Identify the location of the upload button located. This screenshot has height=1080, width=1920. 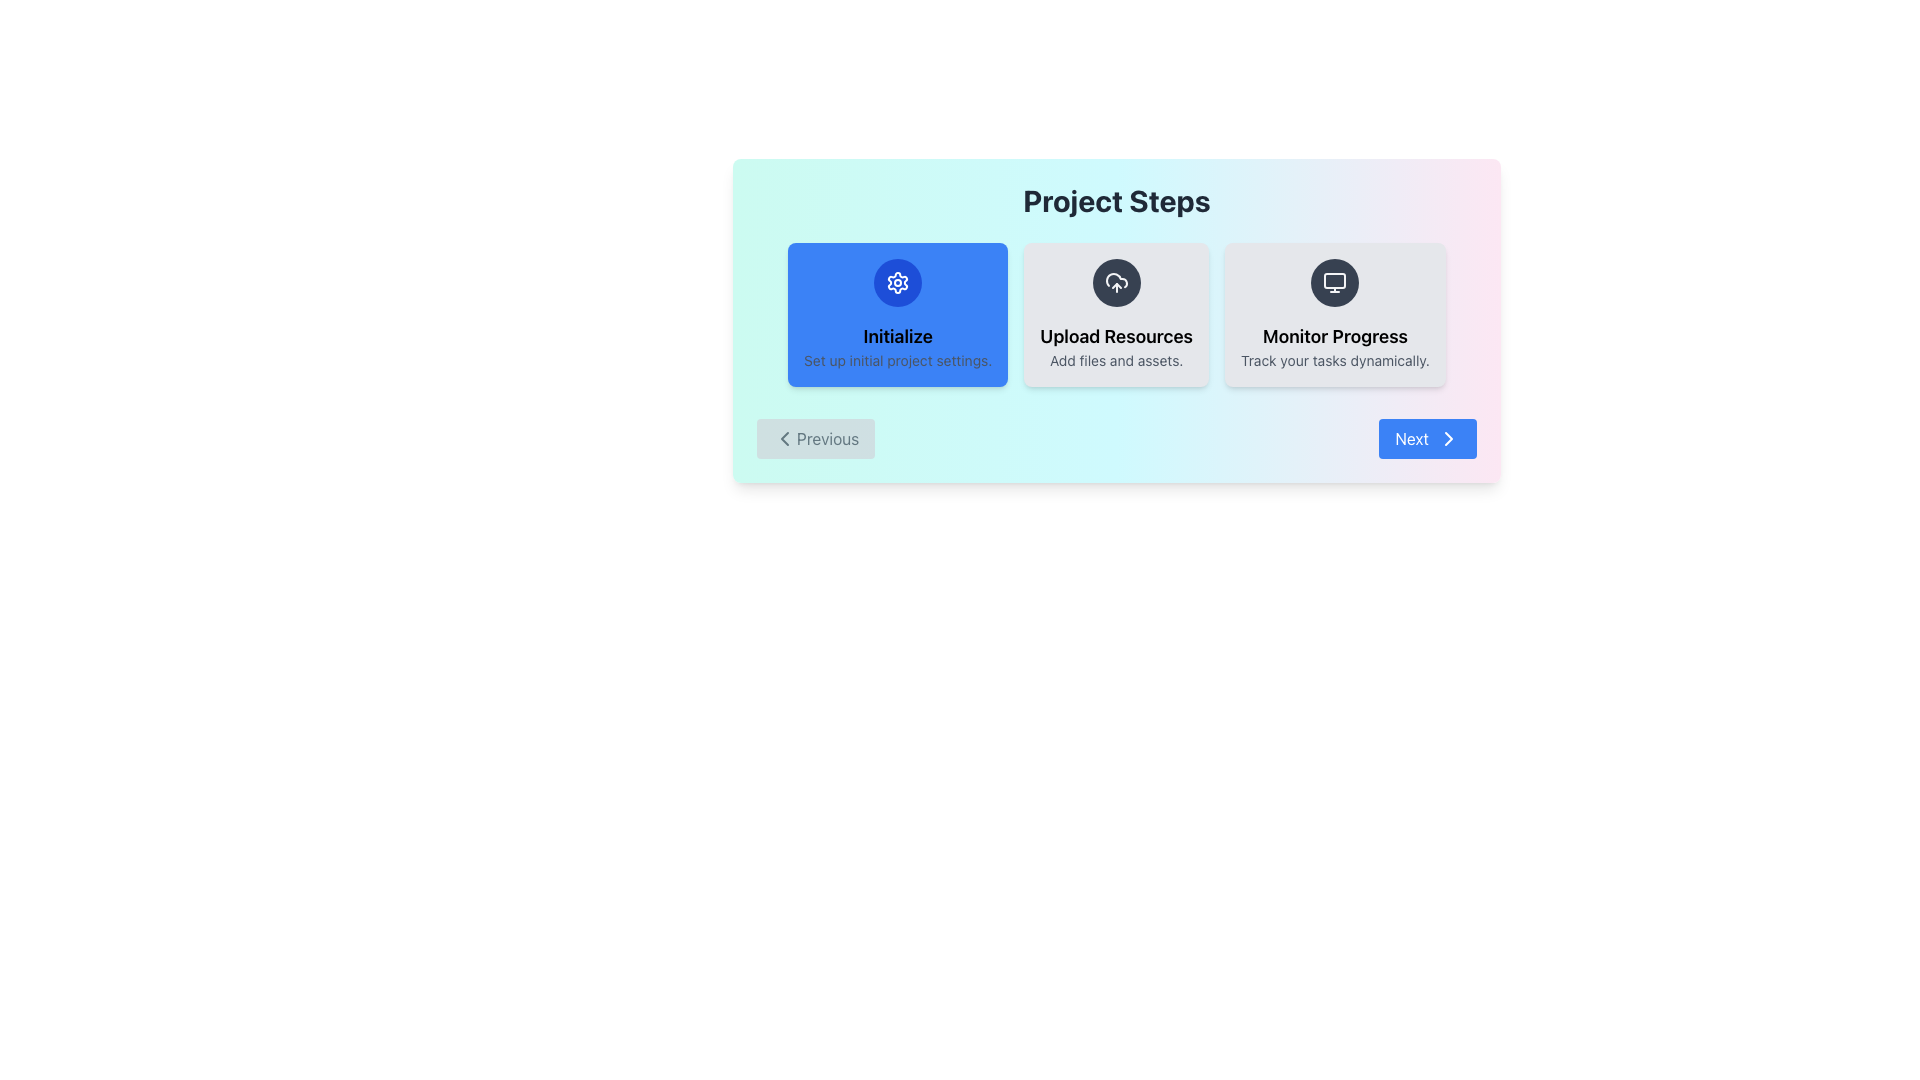
(1115, 282).